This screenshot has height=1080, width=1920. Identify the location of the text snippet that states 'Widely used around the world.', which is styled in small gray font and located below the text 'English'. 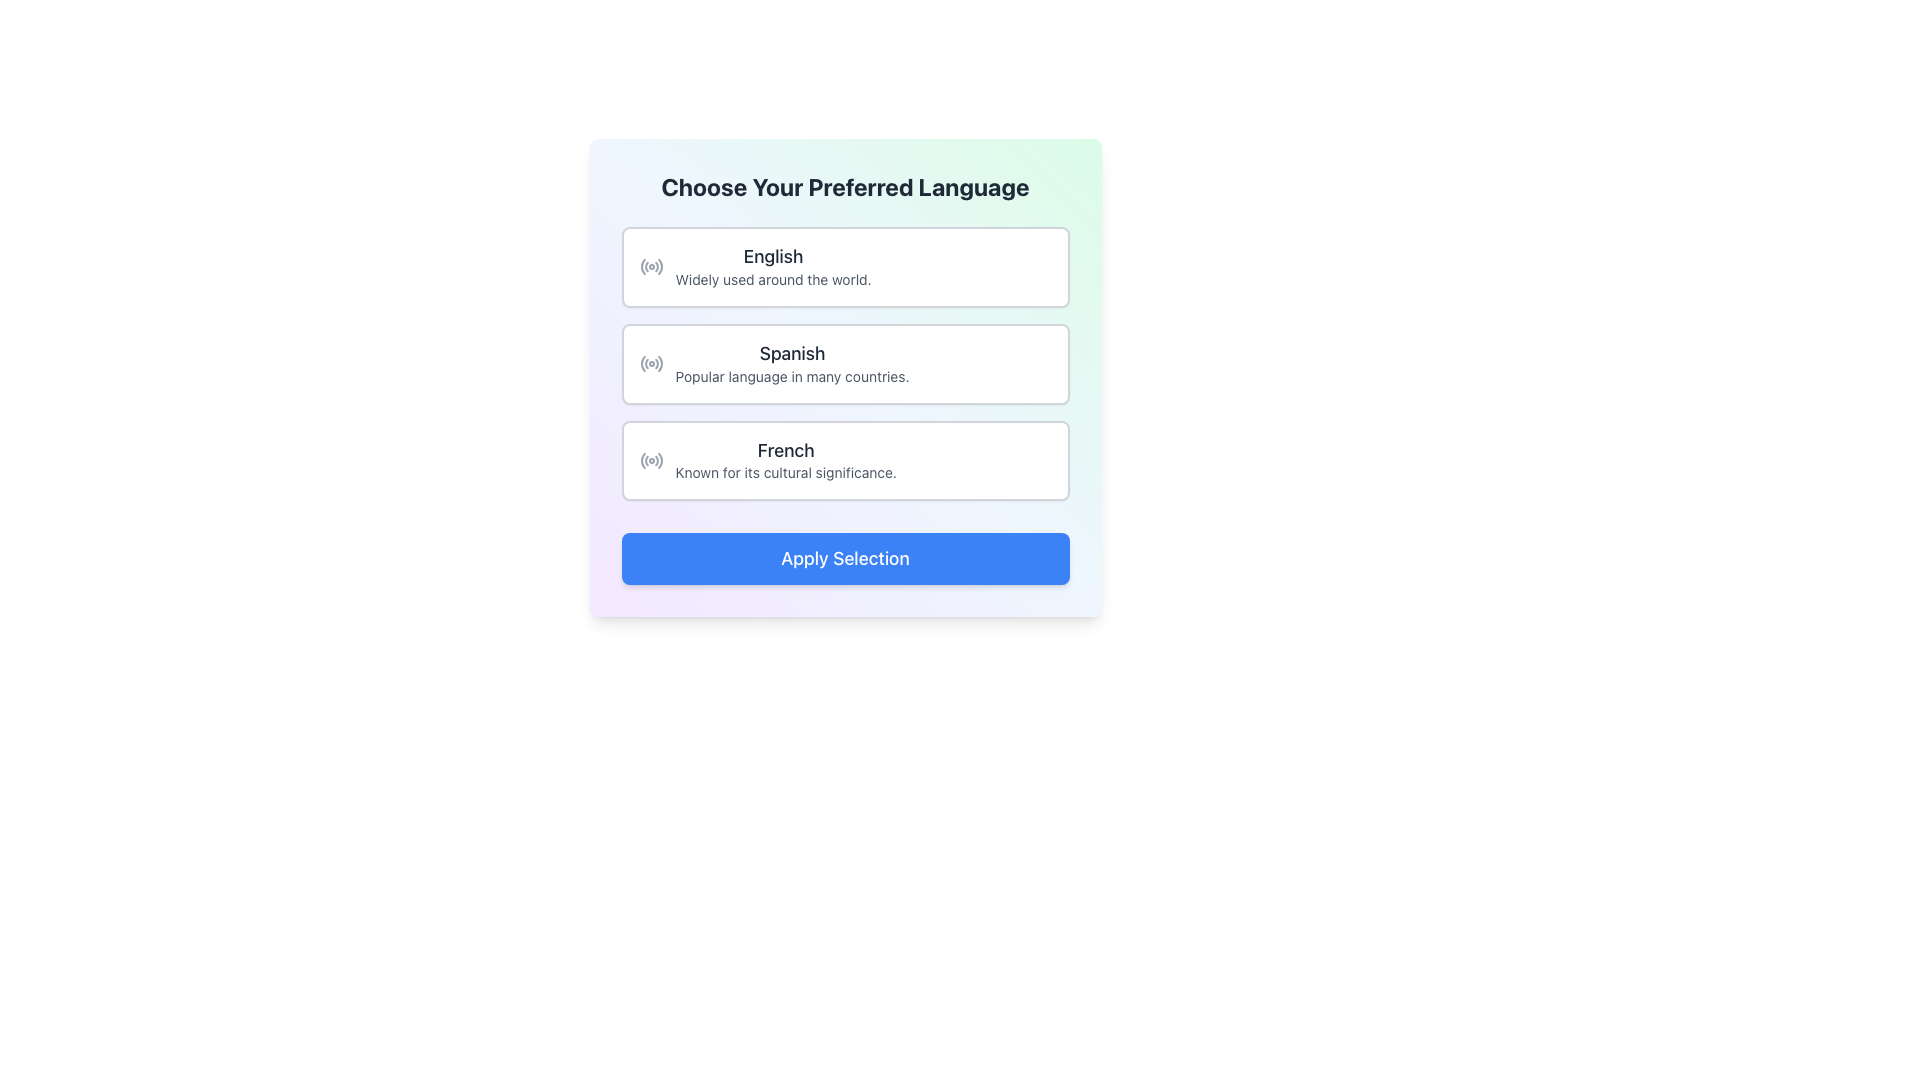
(772, 279).